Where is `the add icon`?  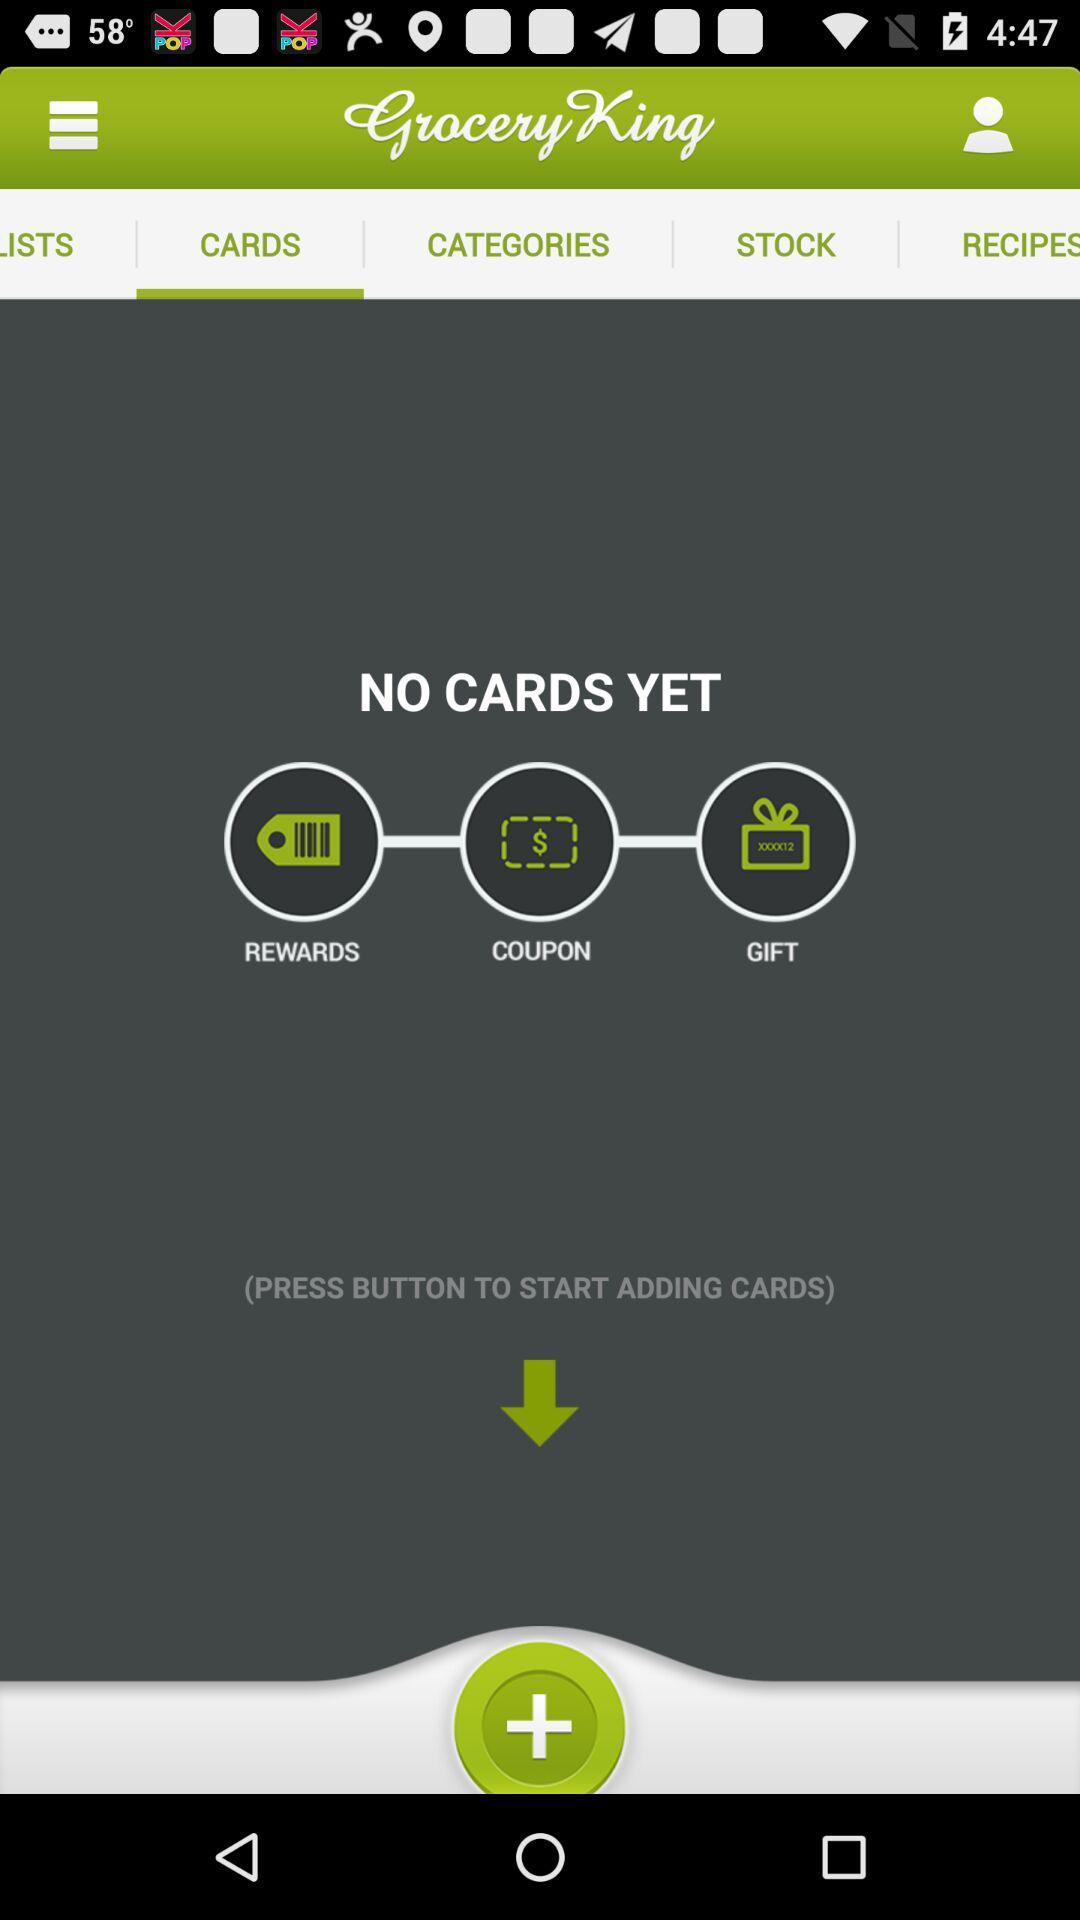
the add icon is located at coordinates (540, 1821).